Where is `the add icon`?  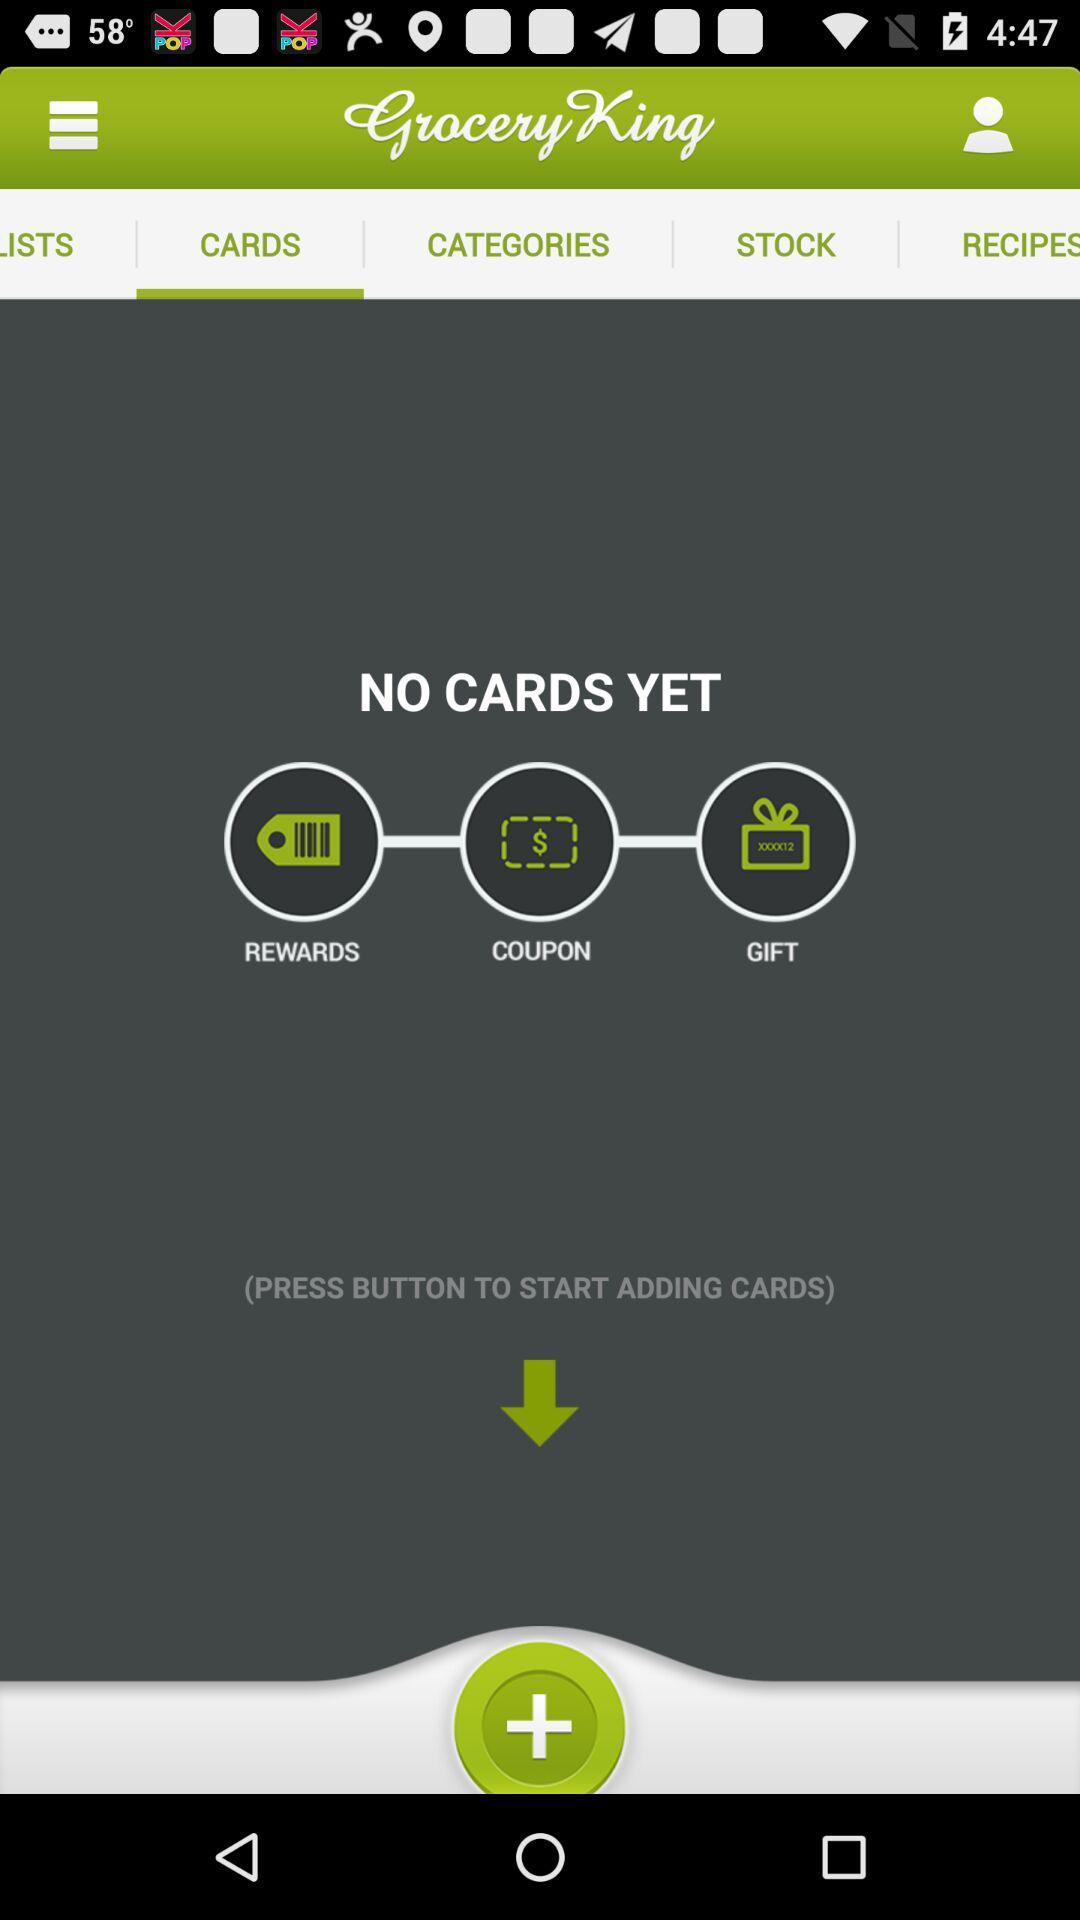
the add icon is located at coordinates (540, 1821).